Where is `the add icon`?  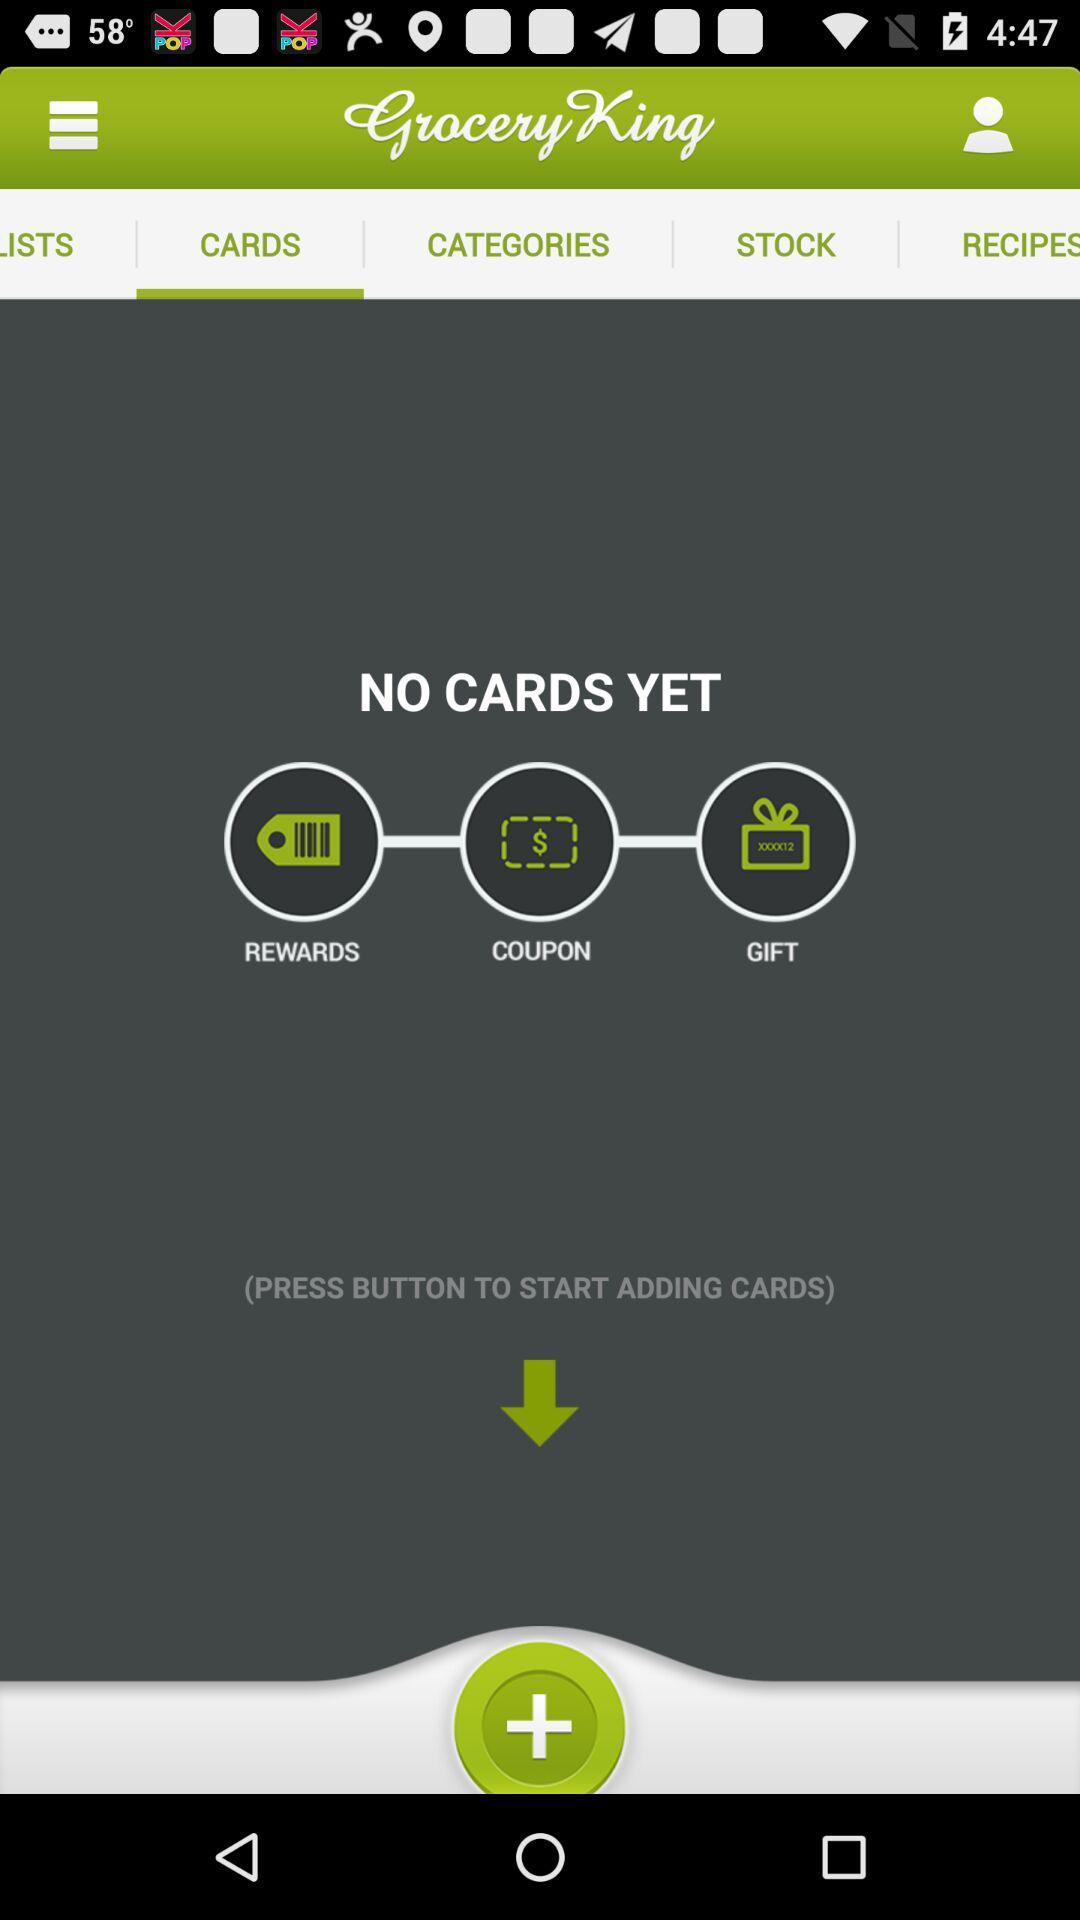
the add icon is located at coordinates (540, 1821).